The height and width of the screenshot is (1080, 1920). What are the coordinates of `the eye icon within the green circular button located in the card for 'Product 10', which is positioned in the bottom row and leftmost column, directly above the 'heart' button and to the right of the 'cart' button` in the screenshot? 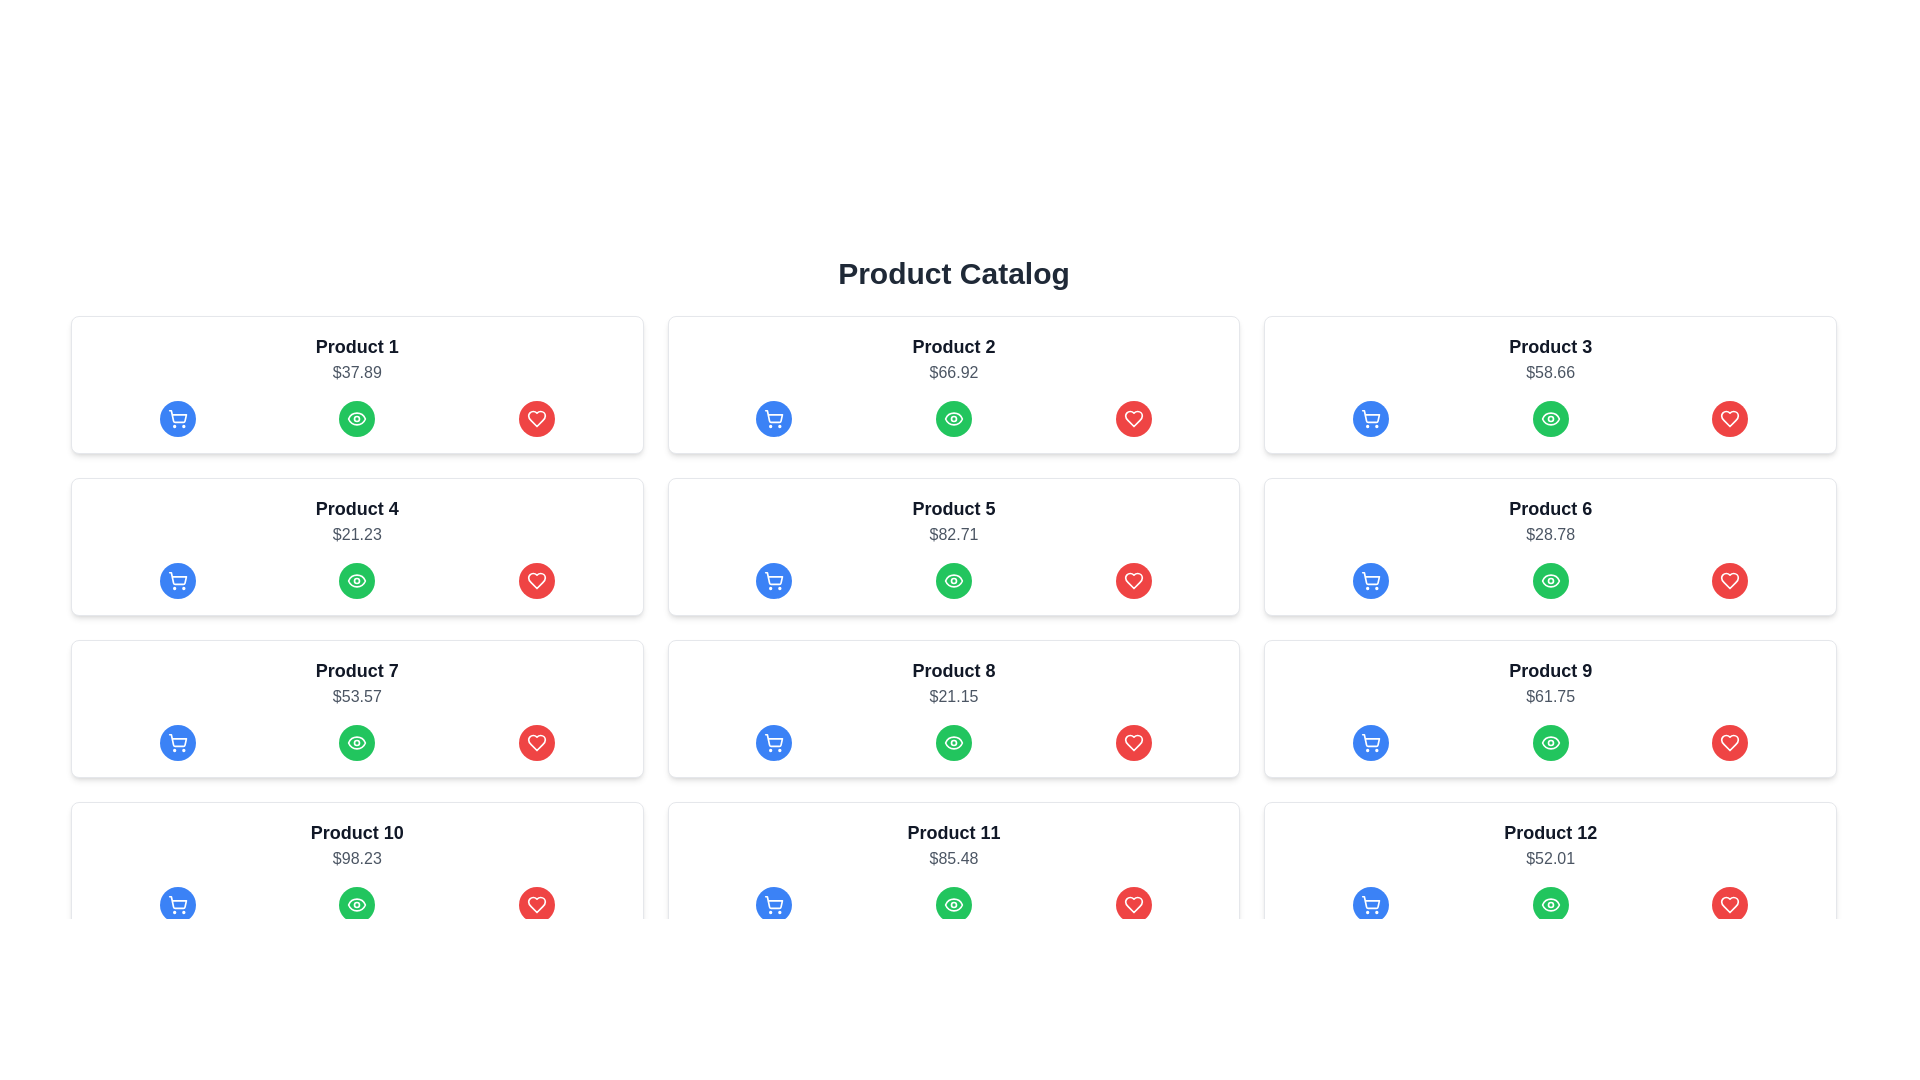 It's located at (357, 743).